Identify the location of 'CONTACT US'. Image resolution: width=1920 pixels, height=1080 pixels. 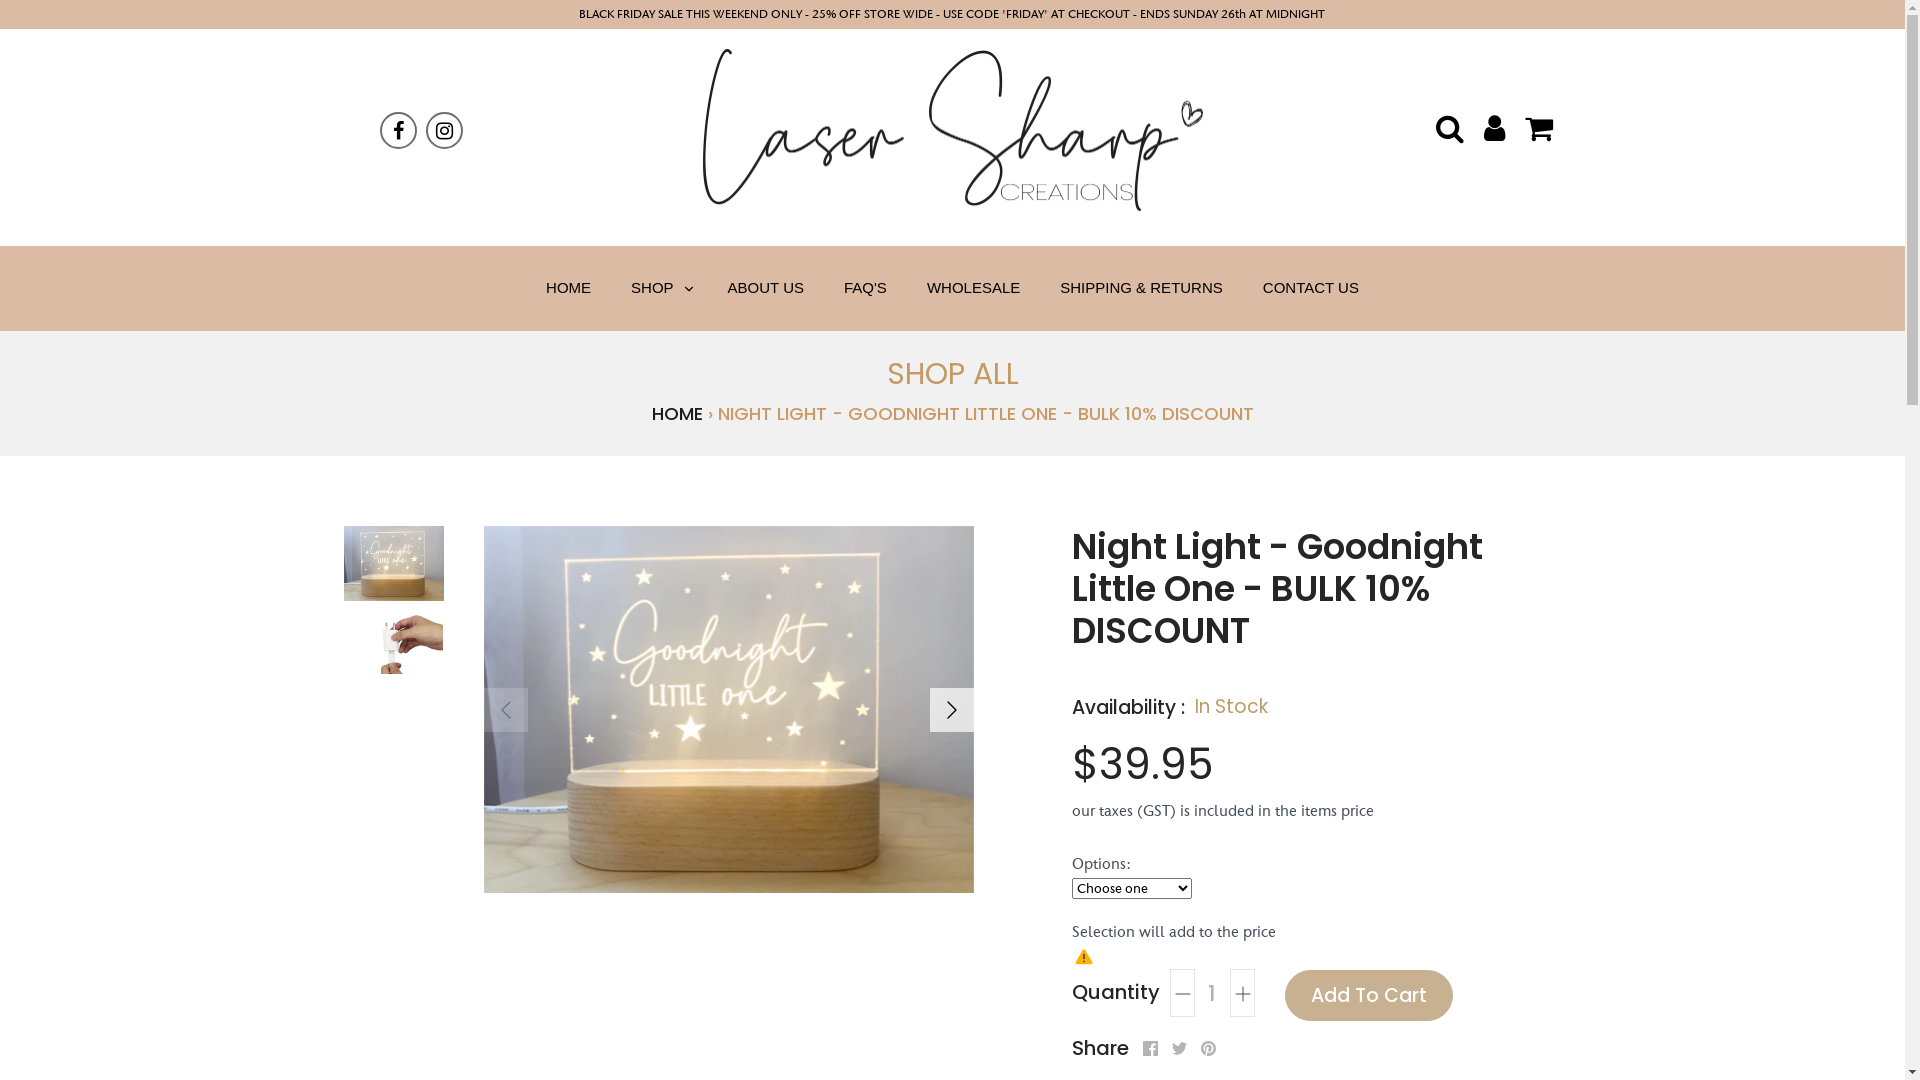
(1310, 288).